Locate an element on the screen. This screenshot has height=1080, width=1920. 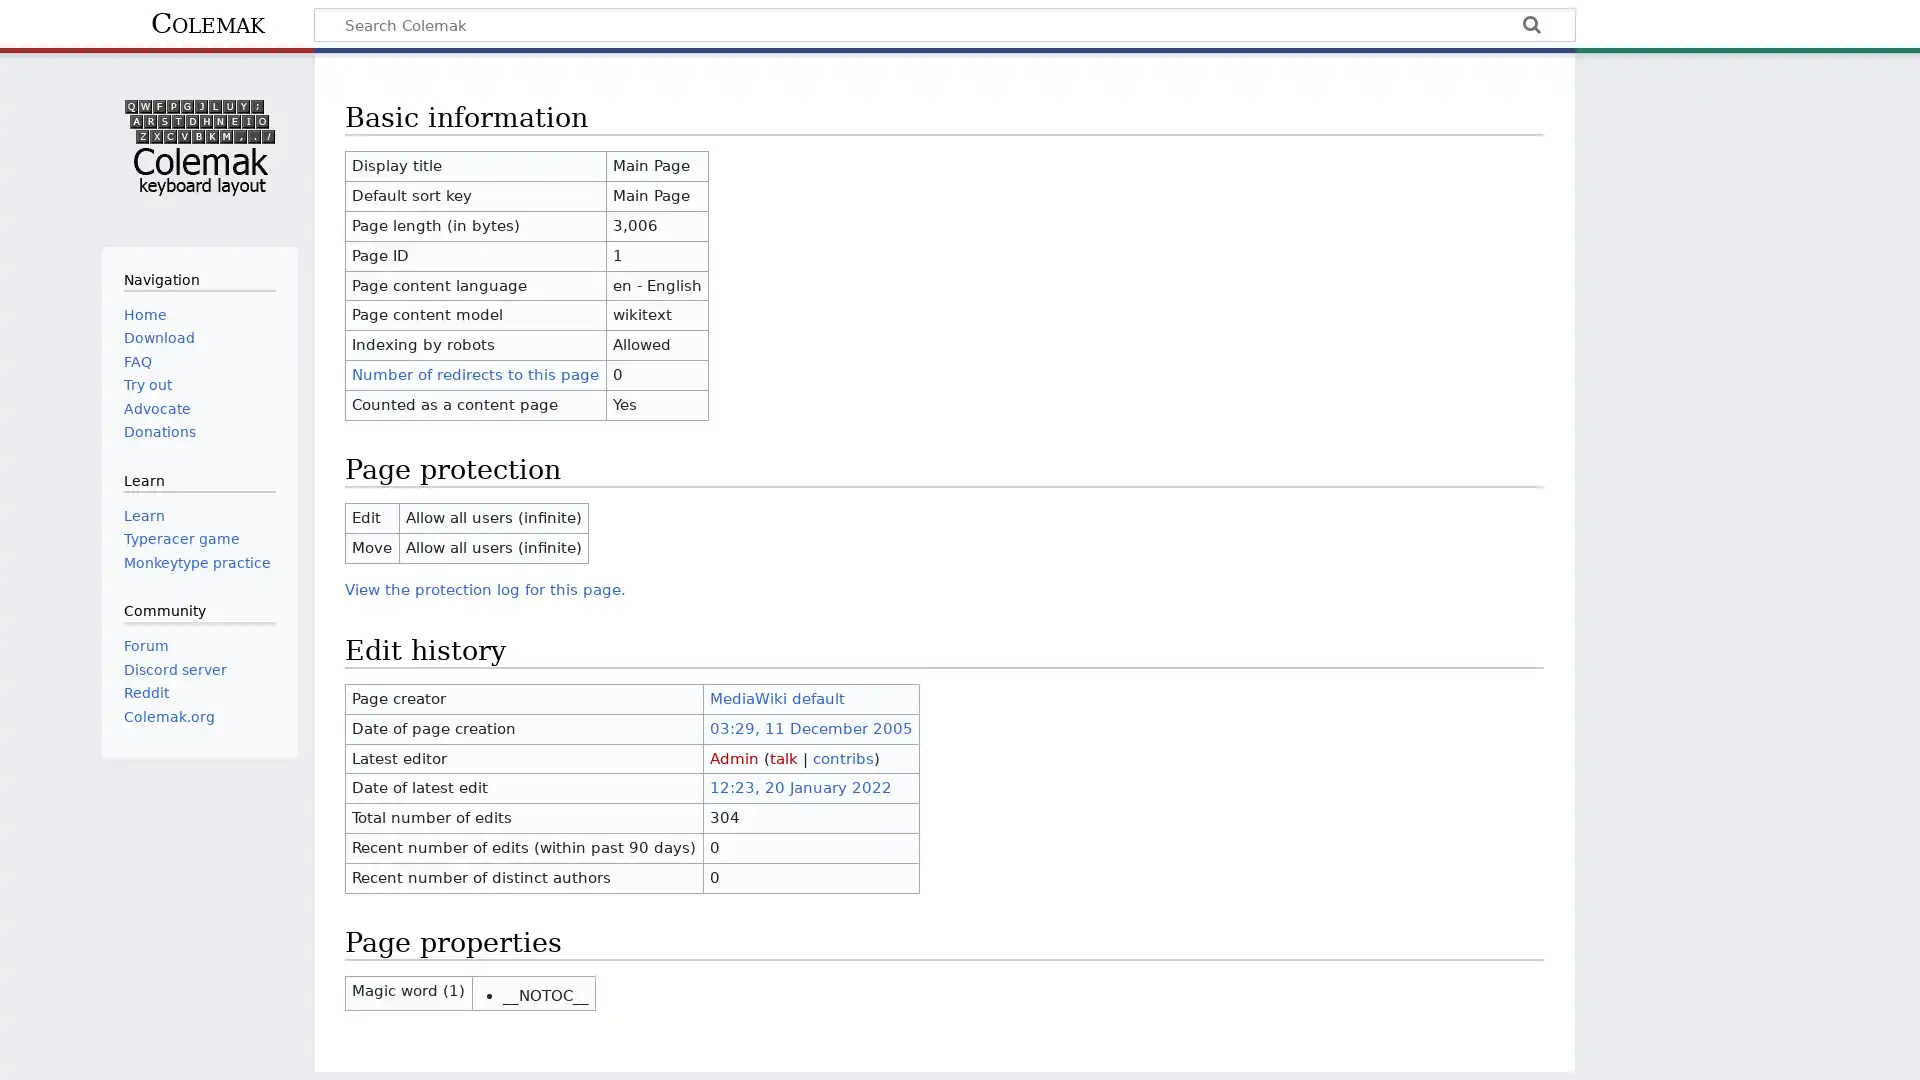
Go is located at coordinates (1530, 27).